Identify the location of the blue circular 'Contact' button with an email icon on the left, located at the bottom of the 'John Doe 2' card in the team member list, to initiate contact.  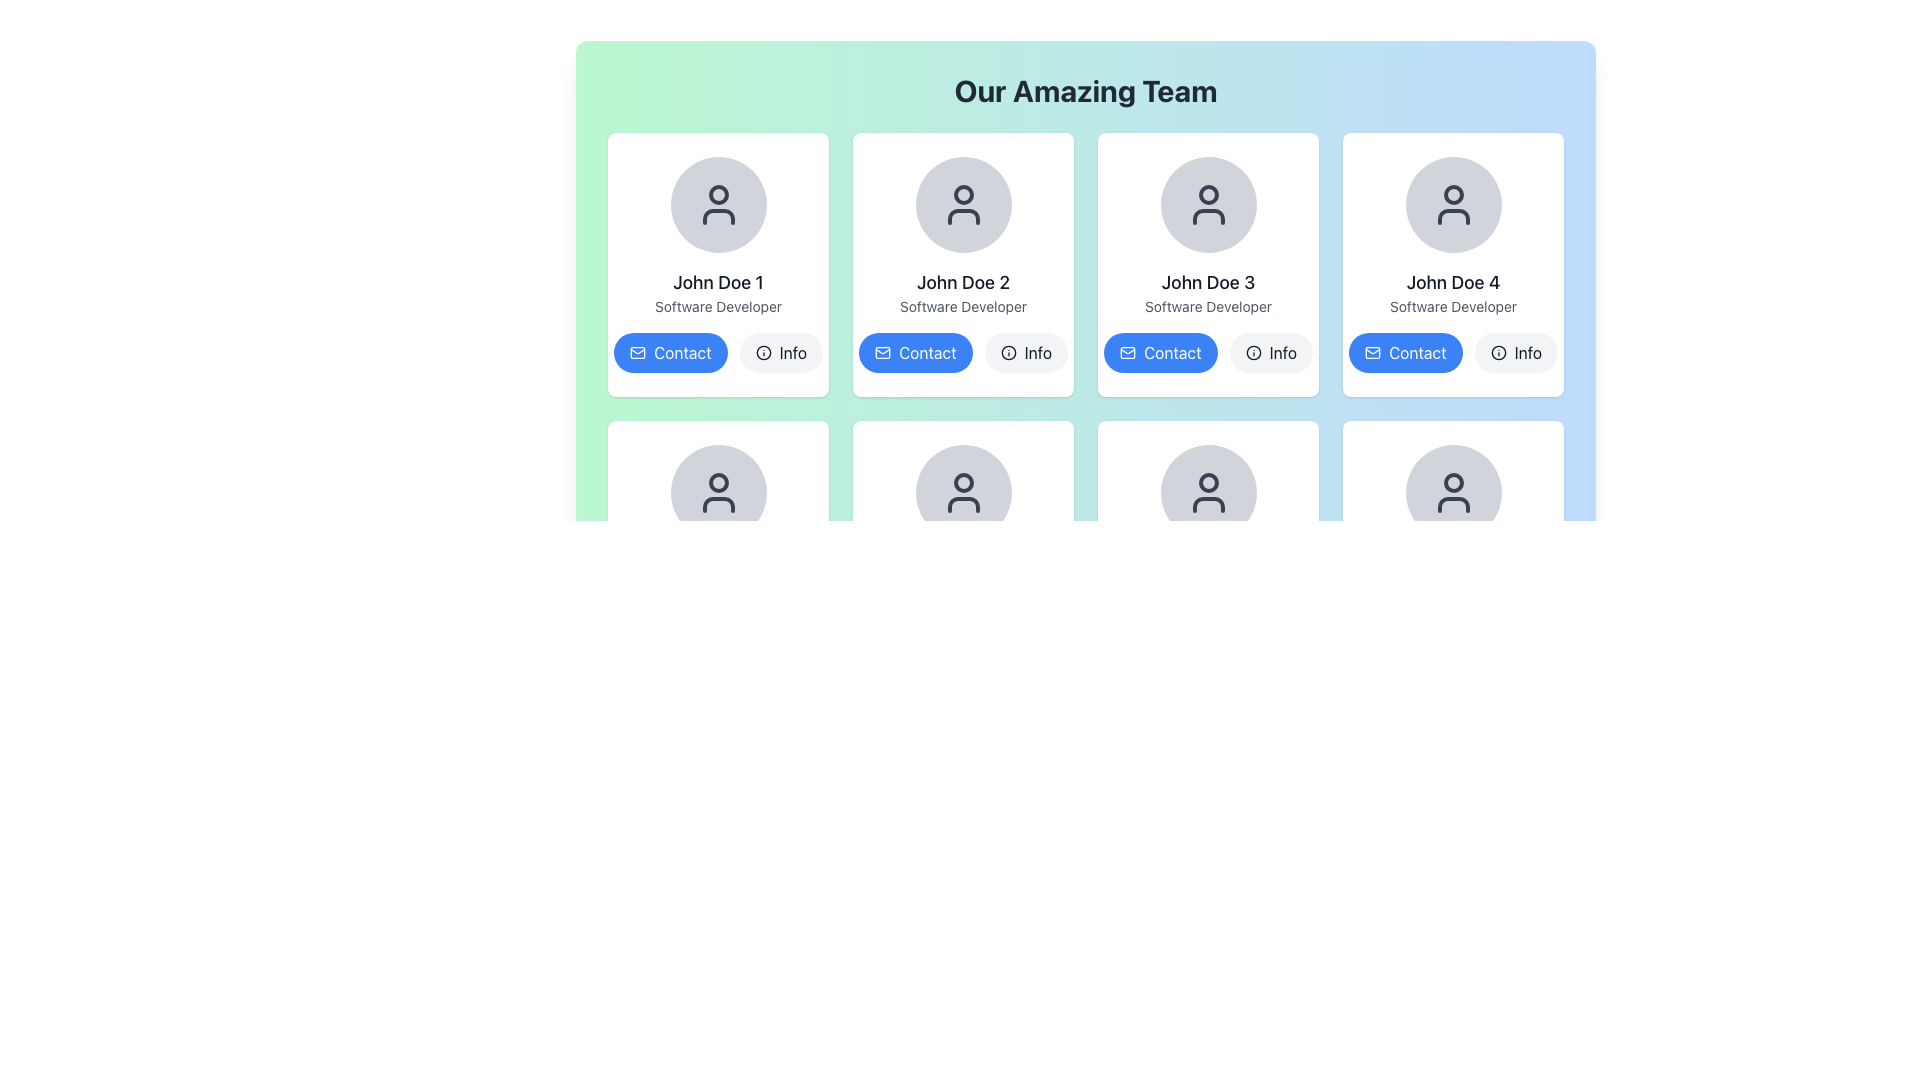
(914, 352).